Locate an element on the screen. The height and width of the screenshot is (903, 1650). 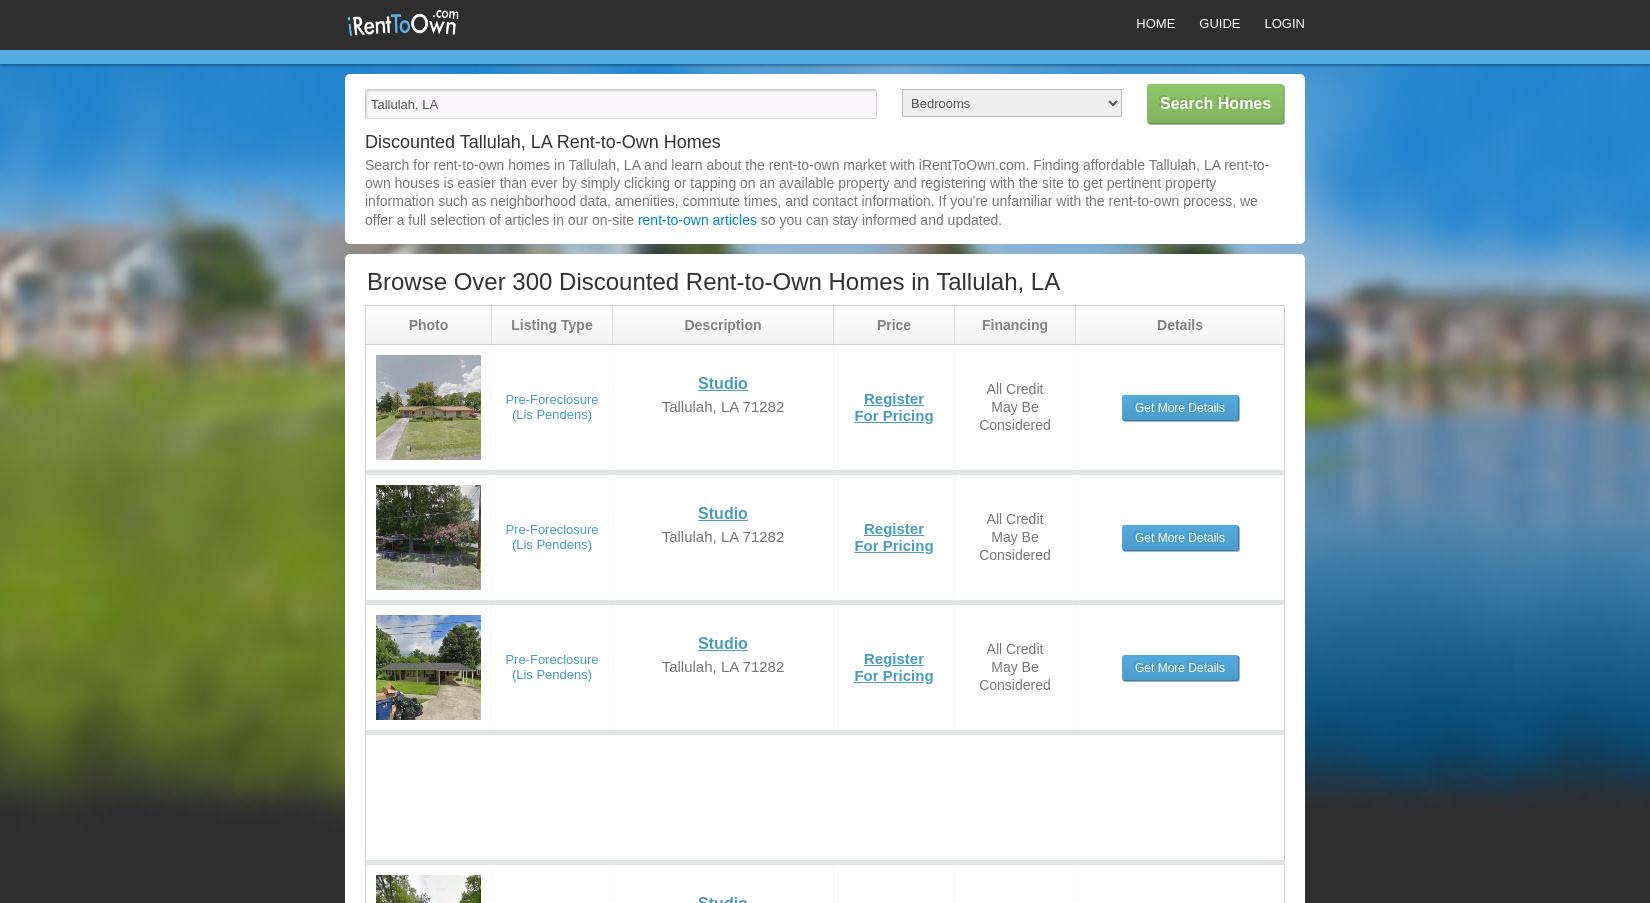
'Photo' is located at coordinates (427, 322).